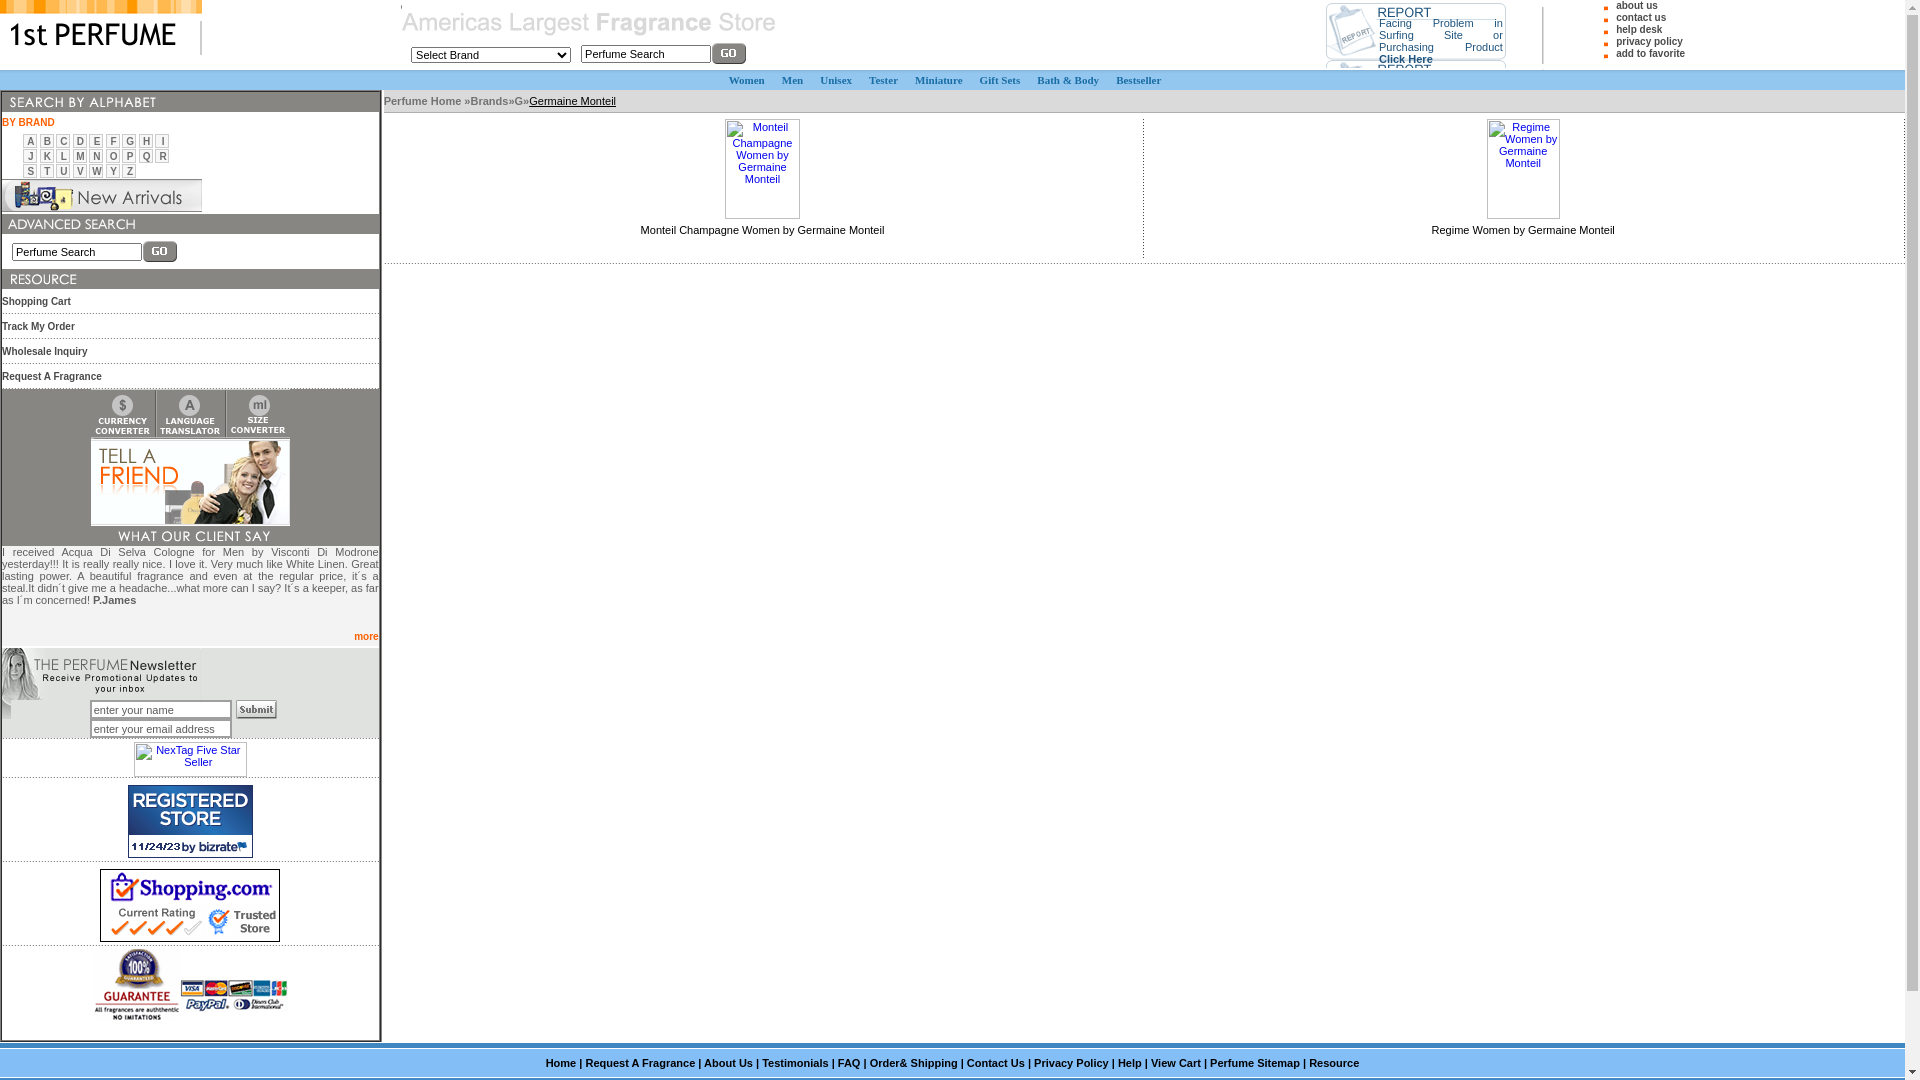 This screenshot has height=1080, width=1920. What do you see at coordinates (1334, 1062) in the screenshot?
I see `'Resource'` at bounding box center [1334, 1062].